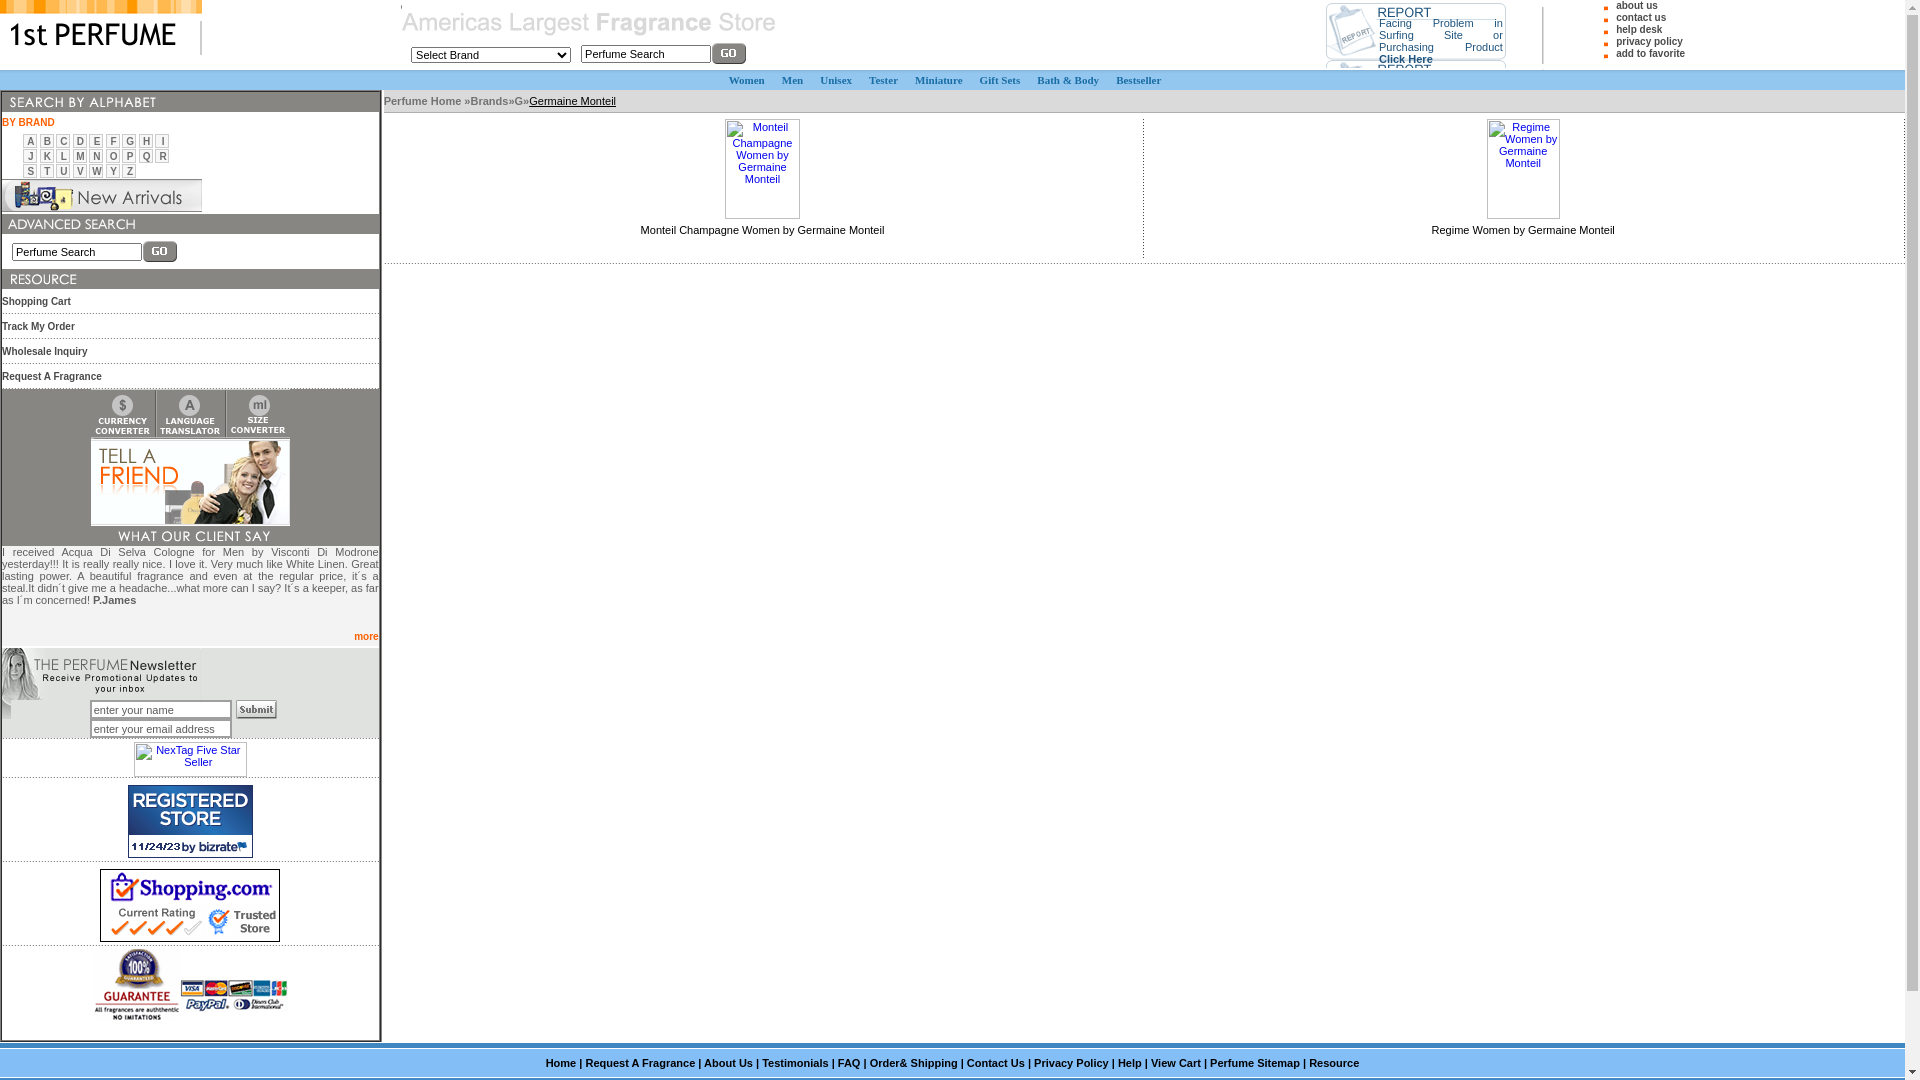 This screenshot has height=1080, width=1920. What do you see at coordinates (1334, 1062) in the screenshot?
I see `'Resource'` at bounding box center [1334, 1062].